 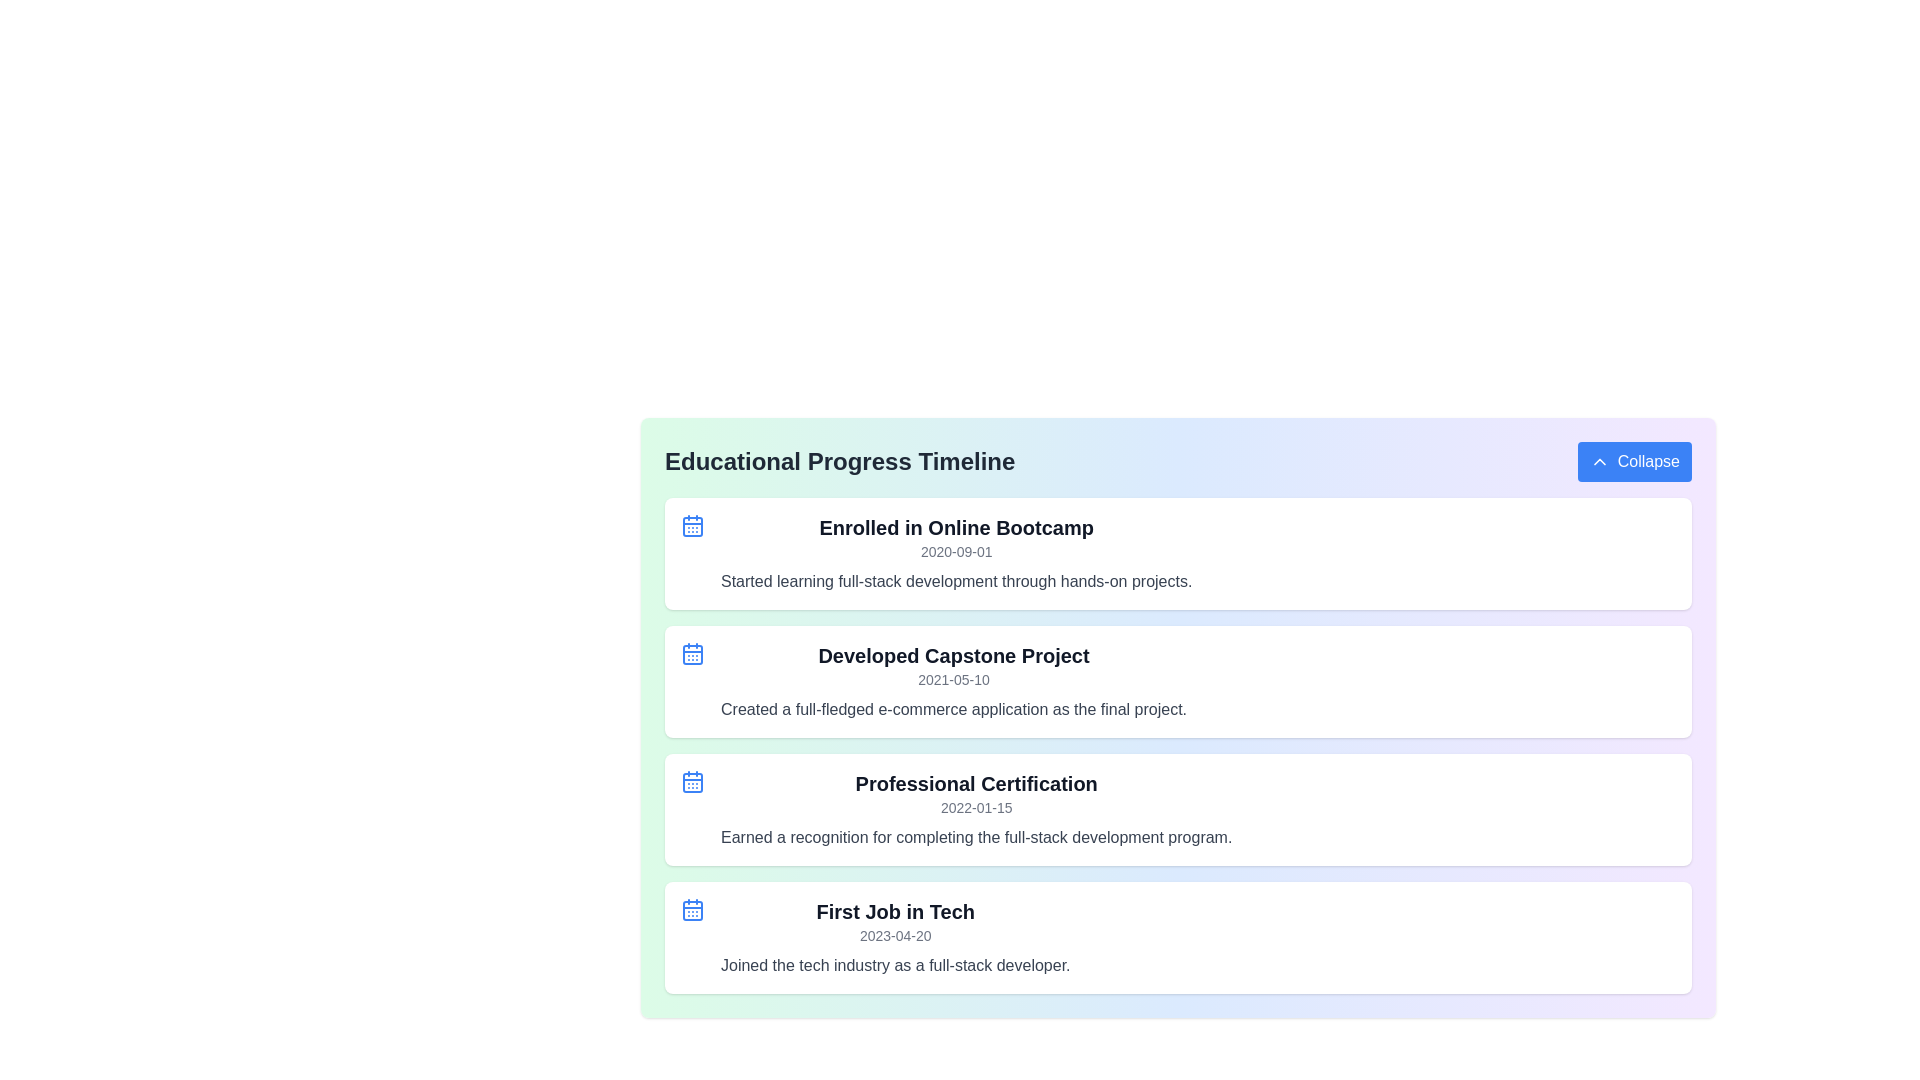 I want to click on the blue calendar icon located above the date '2023-04-20' at the fourth entry of the timeline list, so click(x=692, y=910).